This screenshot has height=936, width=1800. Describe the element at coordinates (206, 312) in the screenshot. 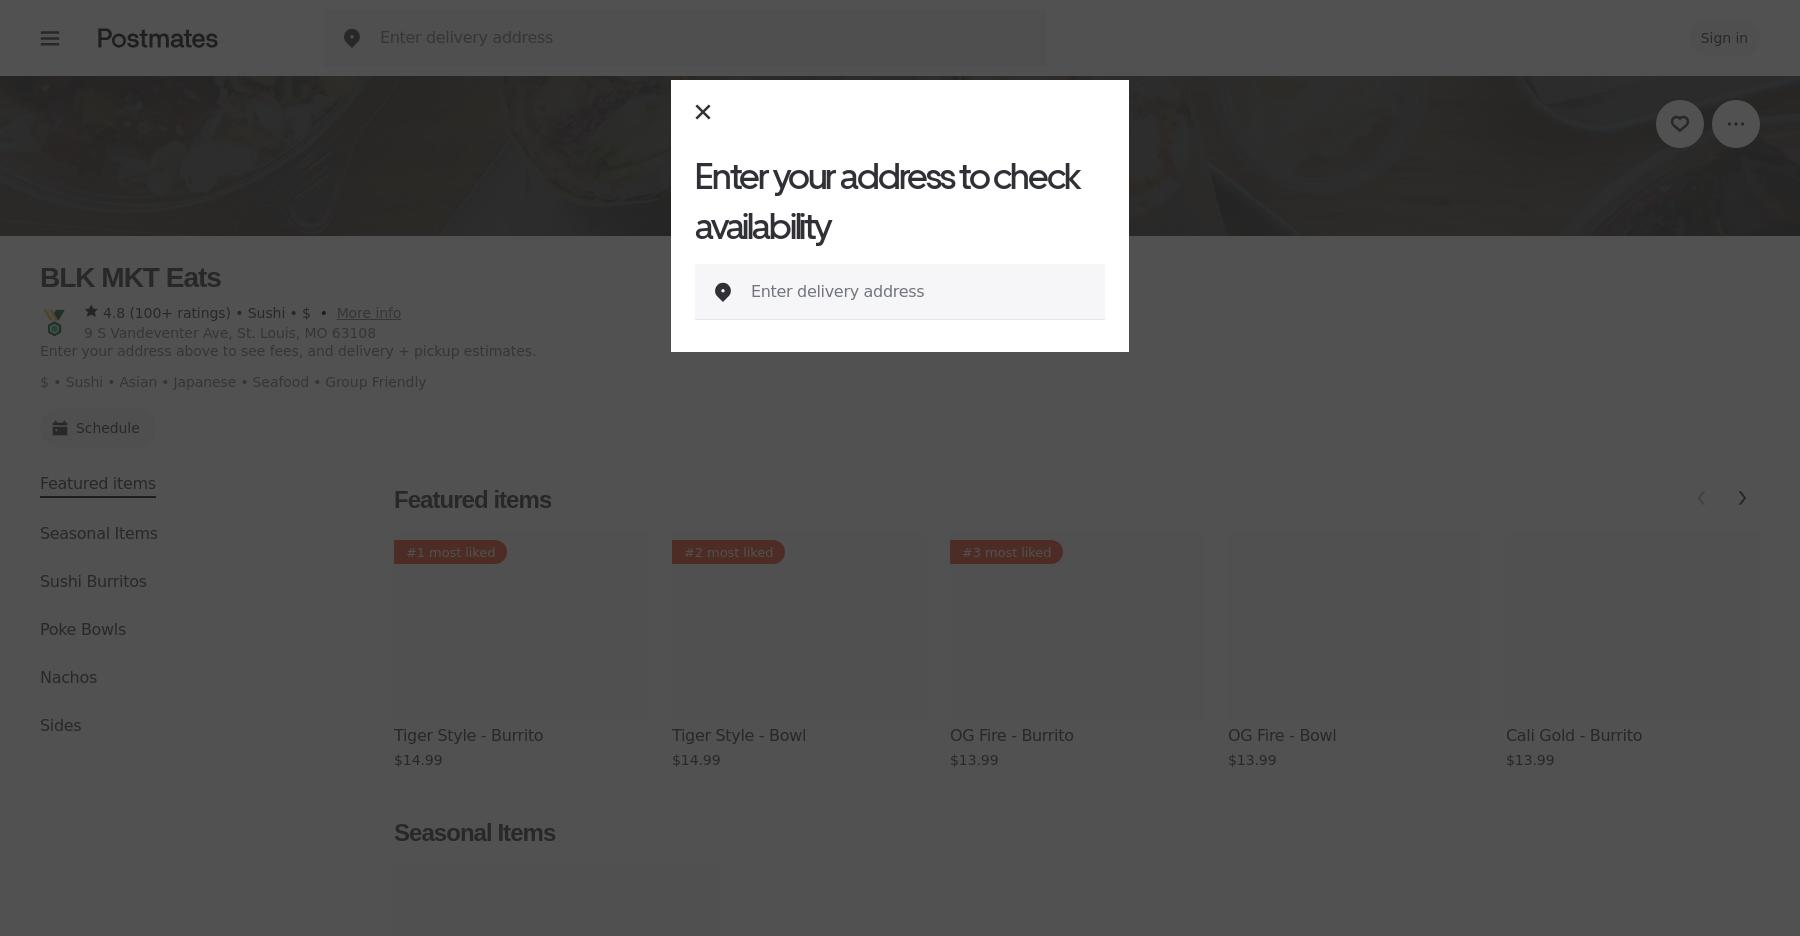

I see `'4.8 (100+ ratings) • Sushi • $'` at that location.